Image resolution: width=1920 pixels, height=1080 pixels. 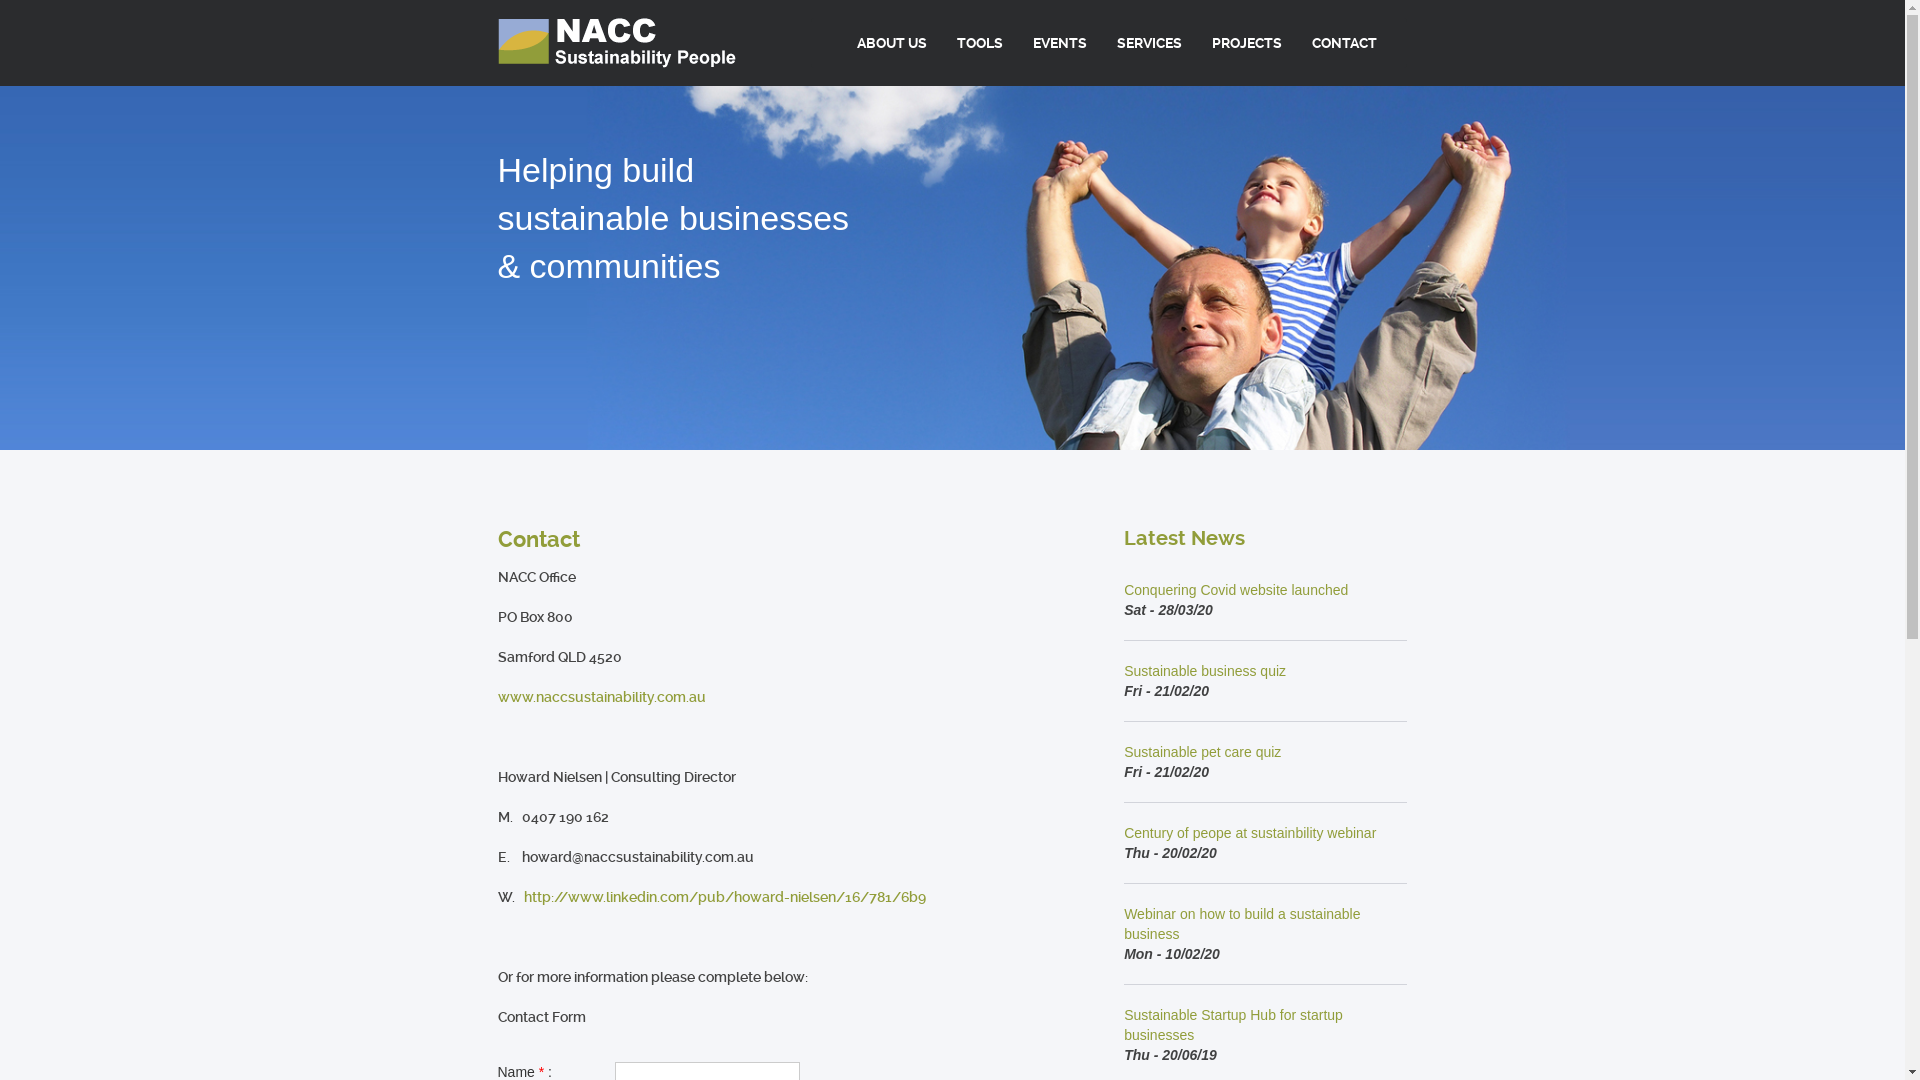 What do you see at coordinates (1203, 671) in the screenshot?
I see `'Sustainable business quiz'` at bounding box center [1203, 671].